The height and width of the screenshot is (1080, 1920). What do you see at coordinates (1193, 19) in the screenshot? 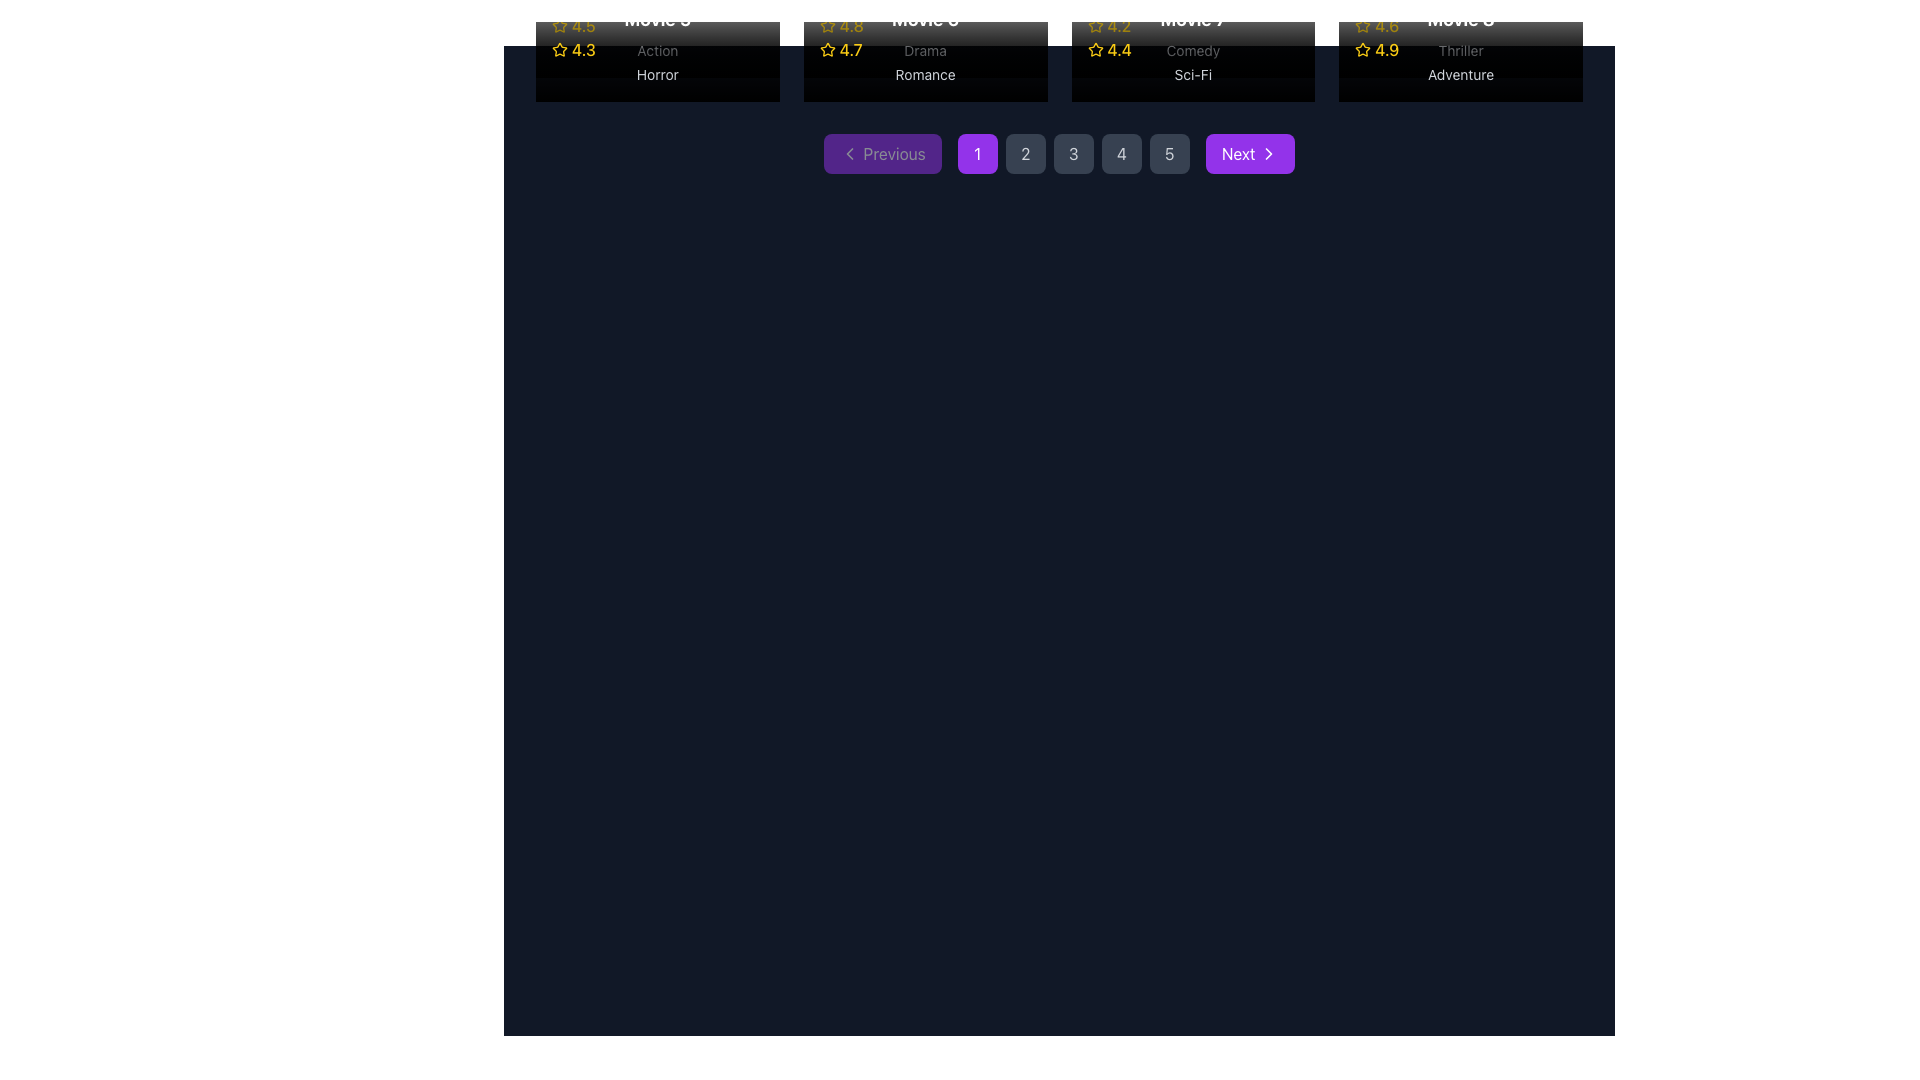
I see `the 'Movie 7' label, which is displayed in a bold, white font at the top of its movie item card, positioned above the star rating and genre label` at bounding box center [1193, 19].